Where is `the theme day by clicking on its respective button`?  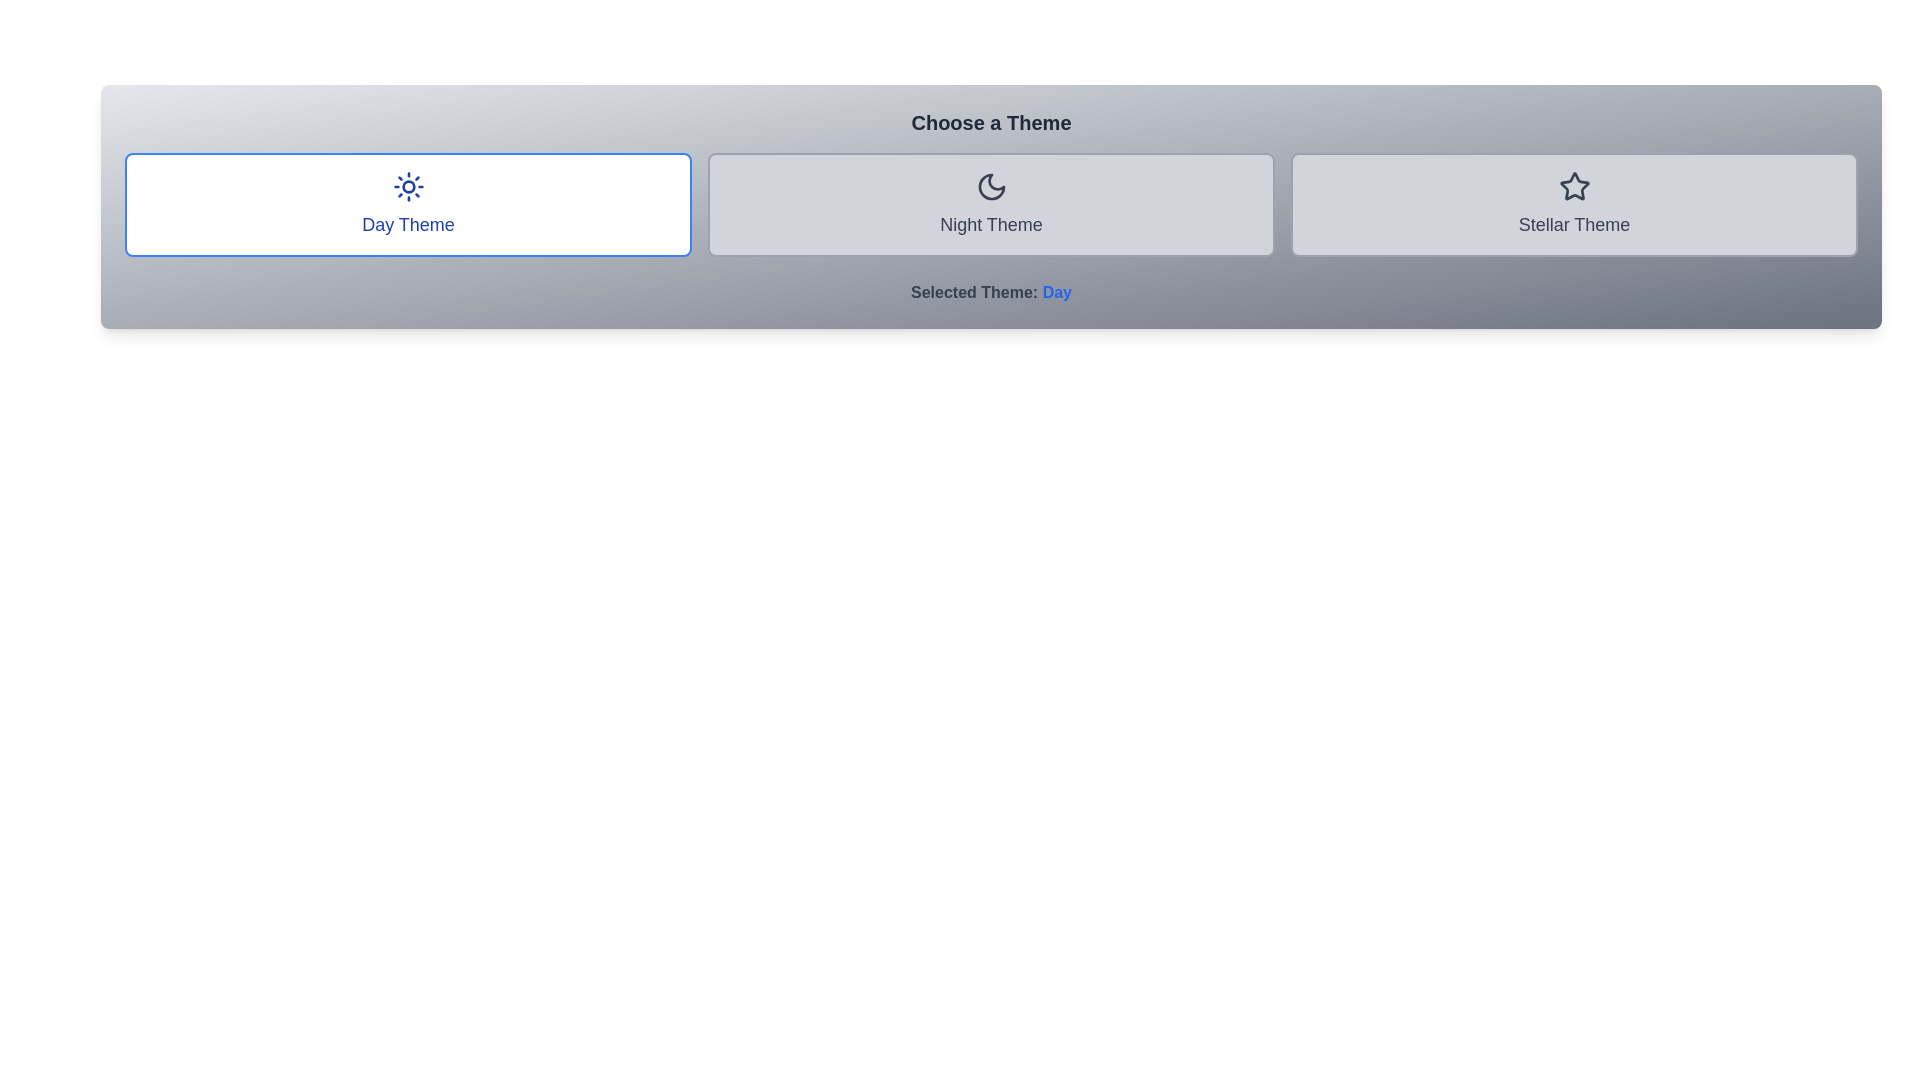
the theme day by clicking on its respective button is located at coordinates (407, 204).